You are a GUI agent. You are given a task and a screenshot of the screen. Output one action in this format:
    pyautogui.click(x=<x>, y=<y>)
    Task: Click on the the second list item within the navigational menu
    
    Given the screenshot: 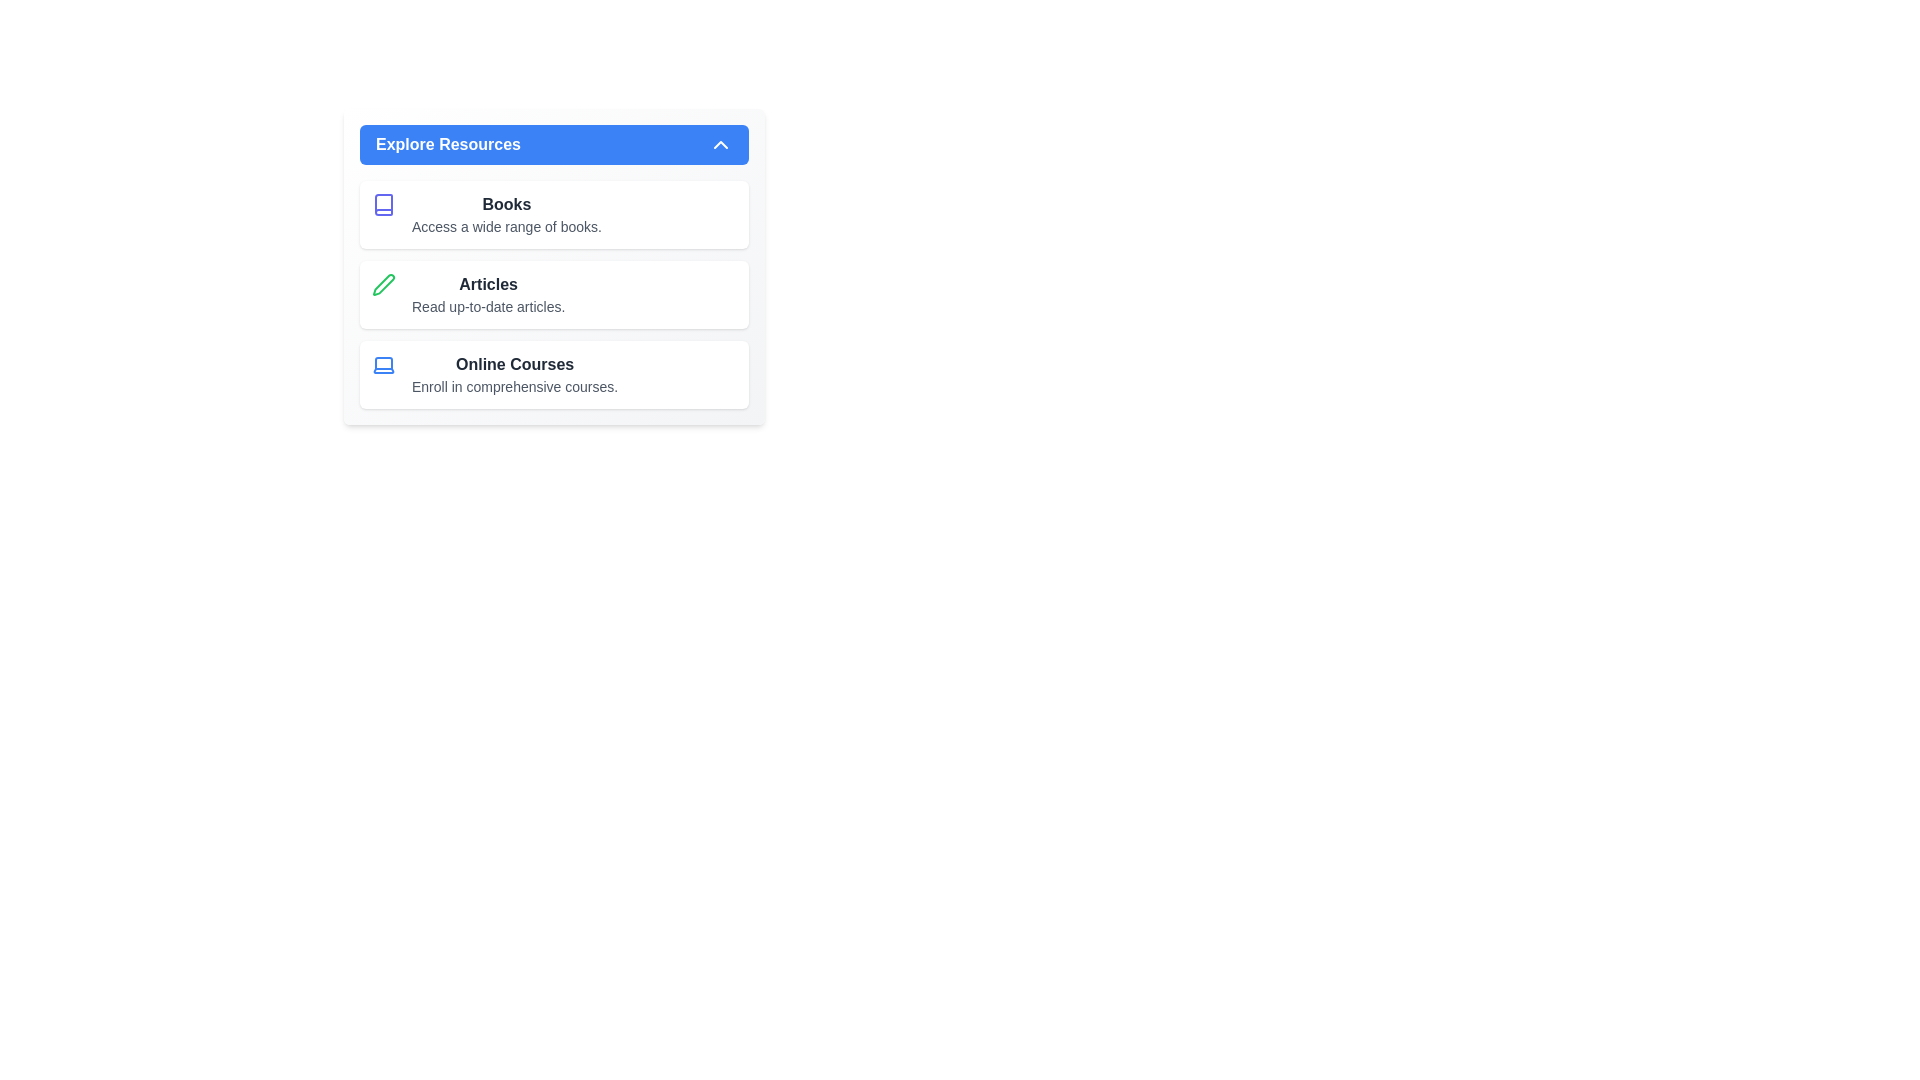 What is the action you would take?
    pyautogui.click(x=554, y=294)
    